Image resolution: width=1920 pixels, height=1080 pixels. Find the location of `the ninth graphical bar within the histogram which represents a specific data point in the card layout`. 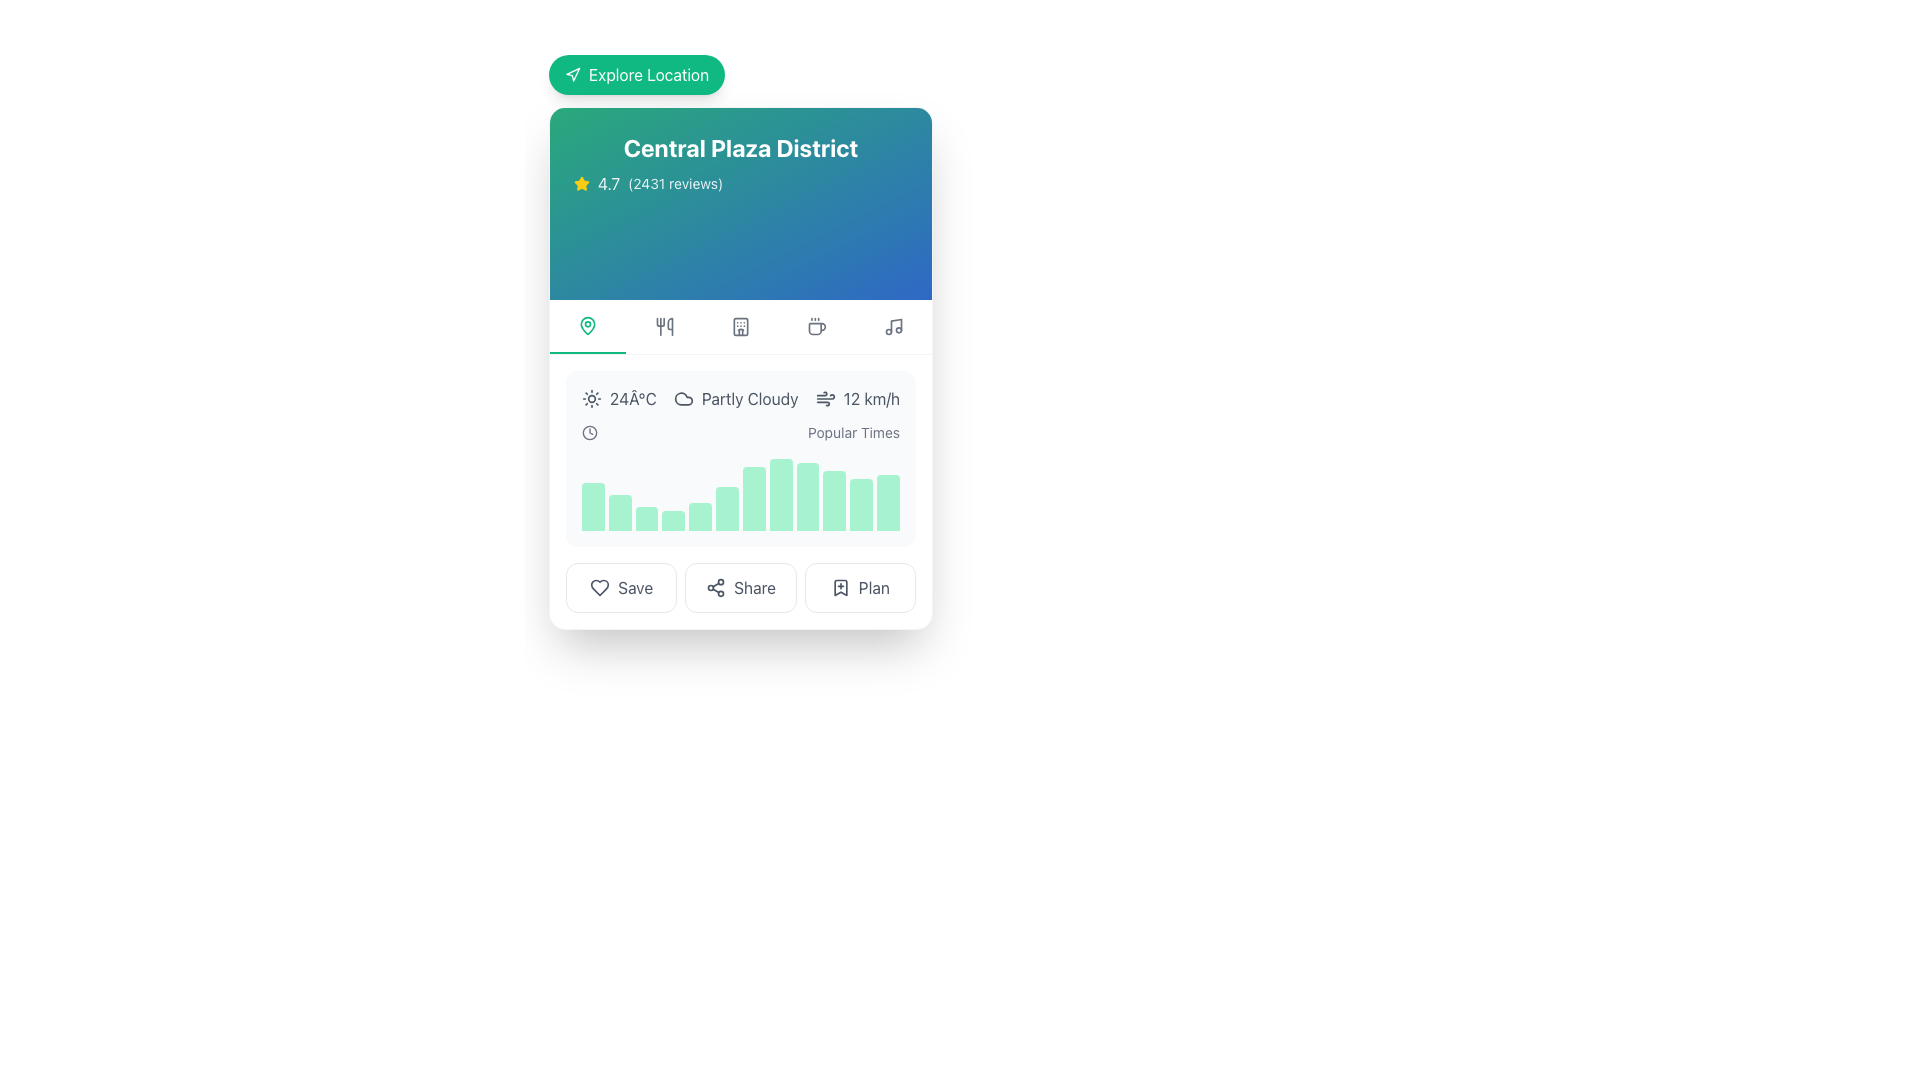

the ninth graphical bar within the histogram which represents a specific data point in the card layout is located at coordinates (808, 496).